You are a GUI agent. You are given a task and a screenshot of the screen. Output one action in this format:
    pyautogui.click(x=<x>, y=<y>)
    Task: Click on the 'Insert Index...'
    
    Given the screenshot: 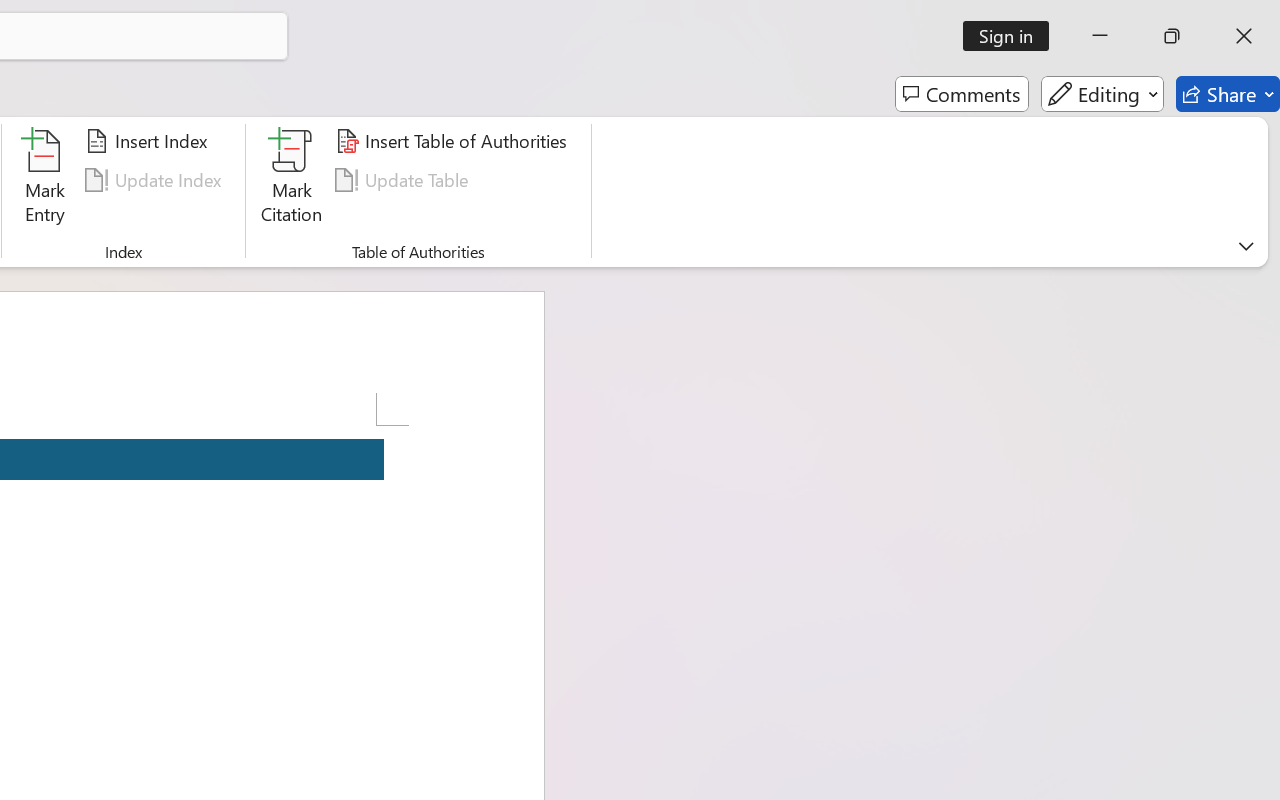 What is the action you would take?
    pyautogui.click(x=148, y=141)
    